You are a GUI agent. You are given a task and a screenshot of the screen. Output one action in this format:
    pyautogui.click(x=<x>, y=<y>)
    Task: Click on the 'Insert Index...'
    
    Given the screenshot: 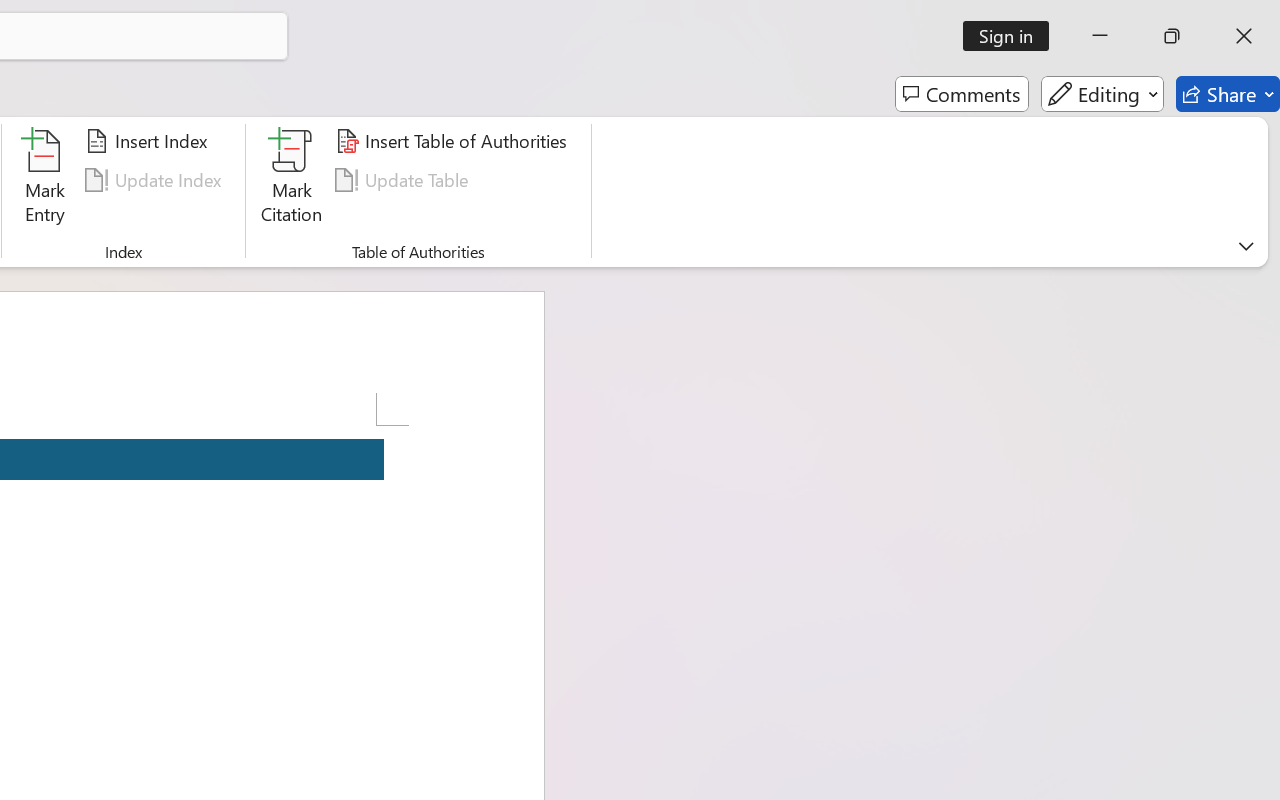 What is the action you would take?
    pyautogui.click(x=148, y=141)
    